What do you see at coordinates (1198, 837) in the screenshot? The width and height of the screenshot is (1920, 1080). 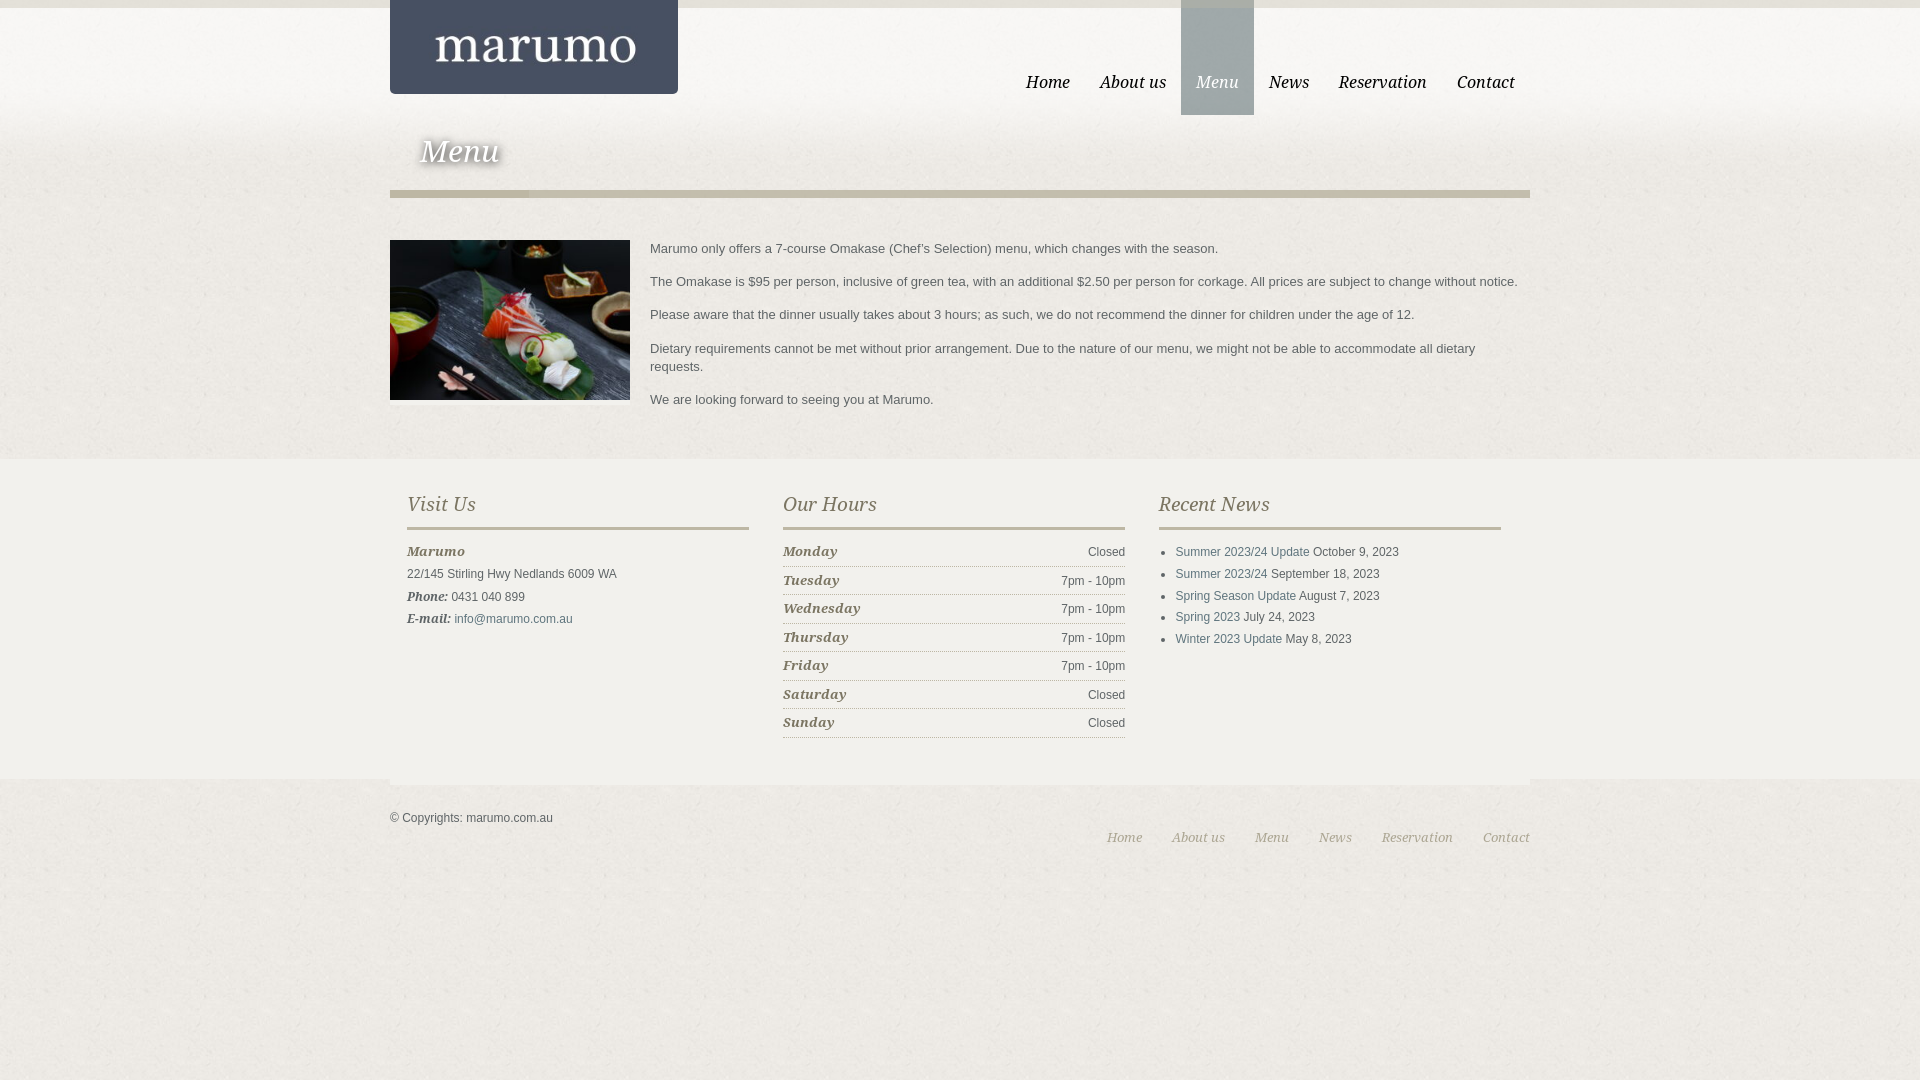 I see `'About us'` at bounding box center [1198, 837].